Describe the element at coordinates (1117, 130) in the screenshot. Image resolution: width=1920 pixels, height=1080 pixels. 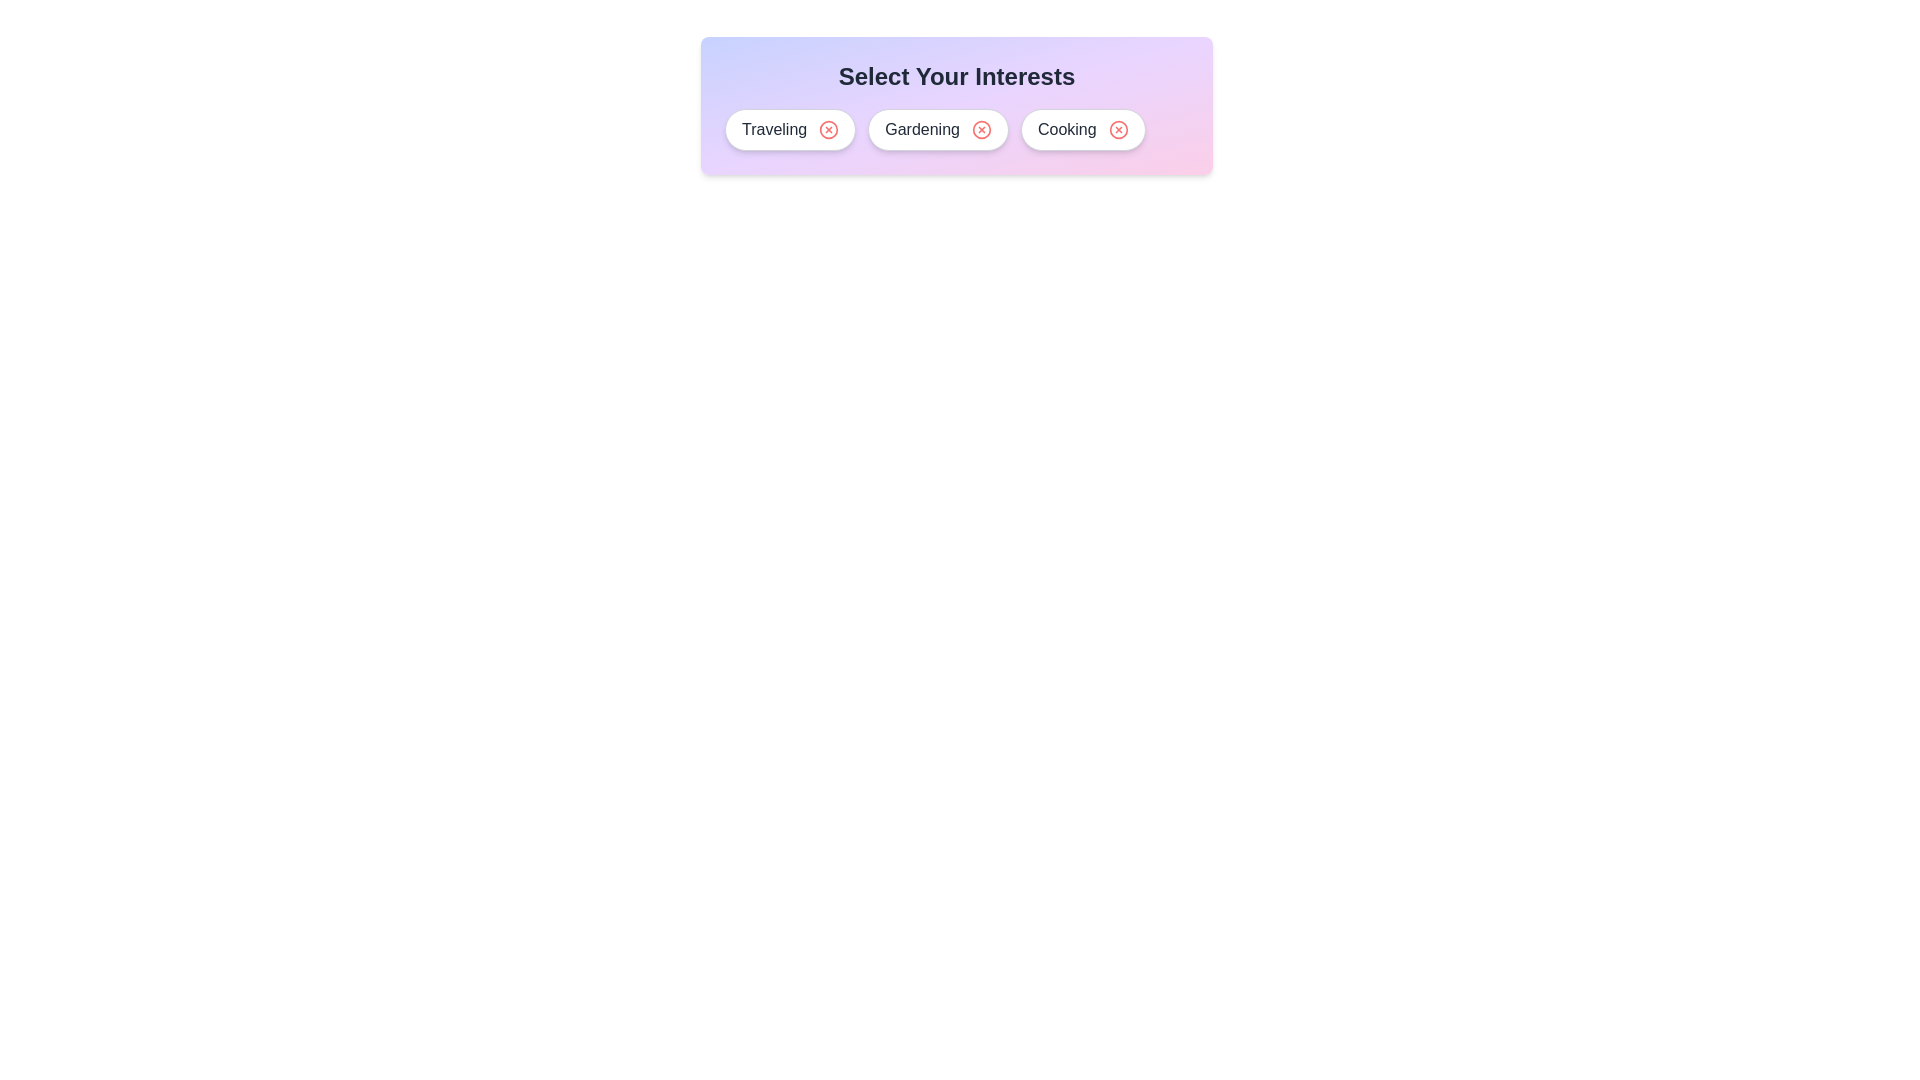
I see `the delete button for the interest labeled Cooking` at that location.